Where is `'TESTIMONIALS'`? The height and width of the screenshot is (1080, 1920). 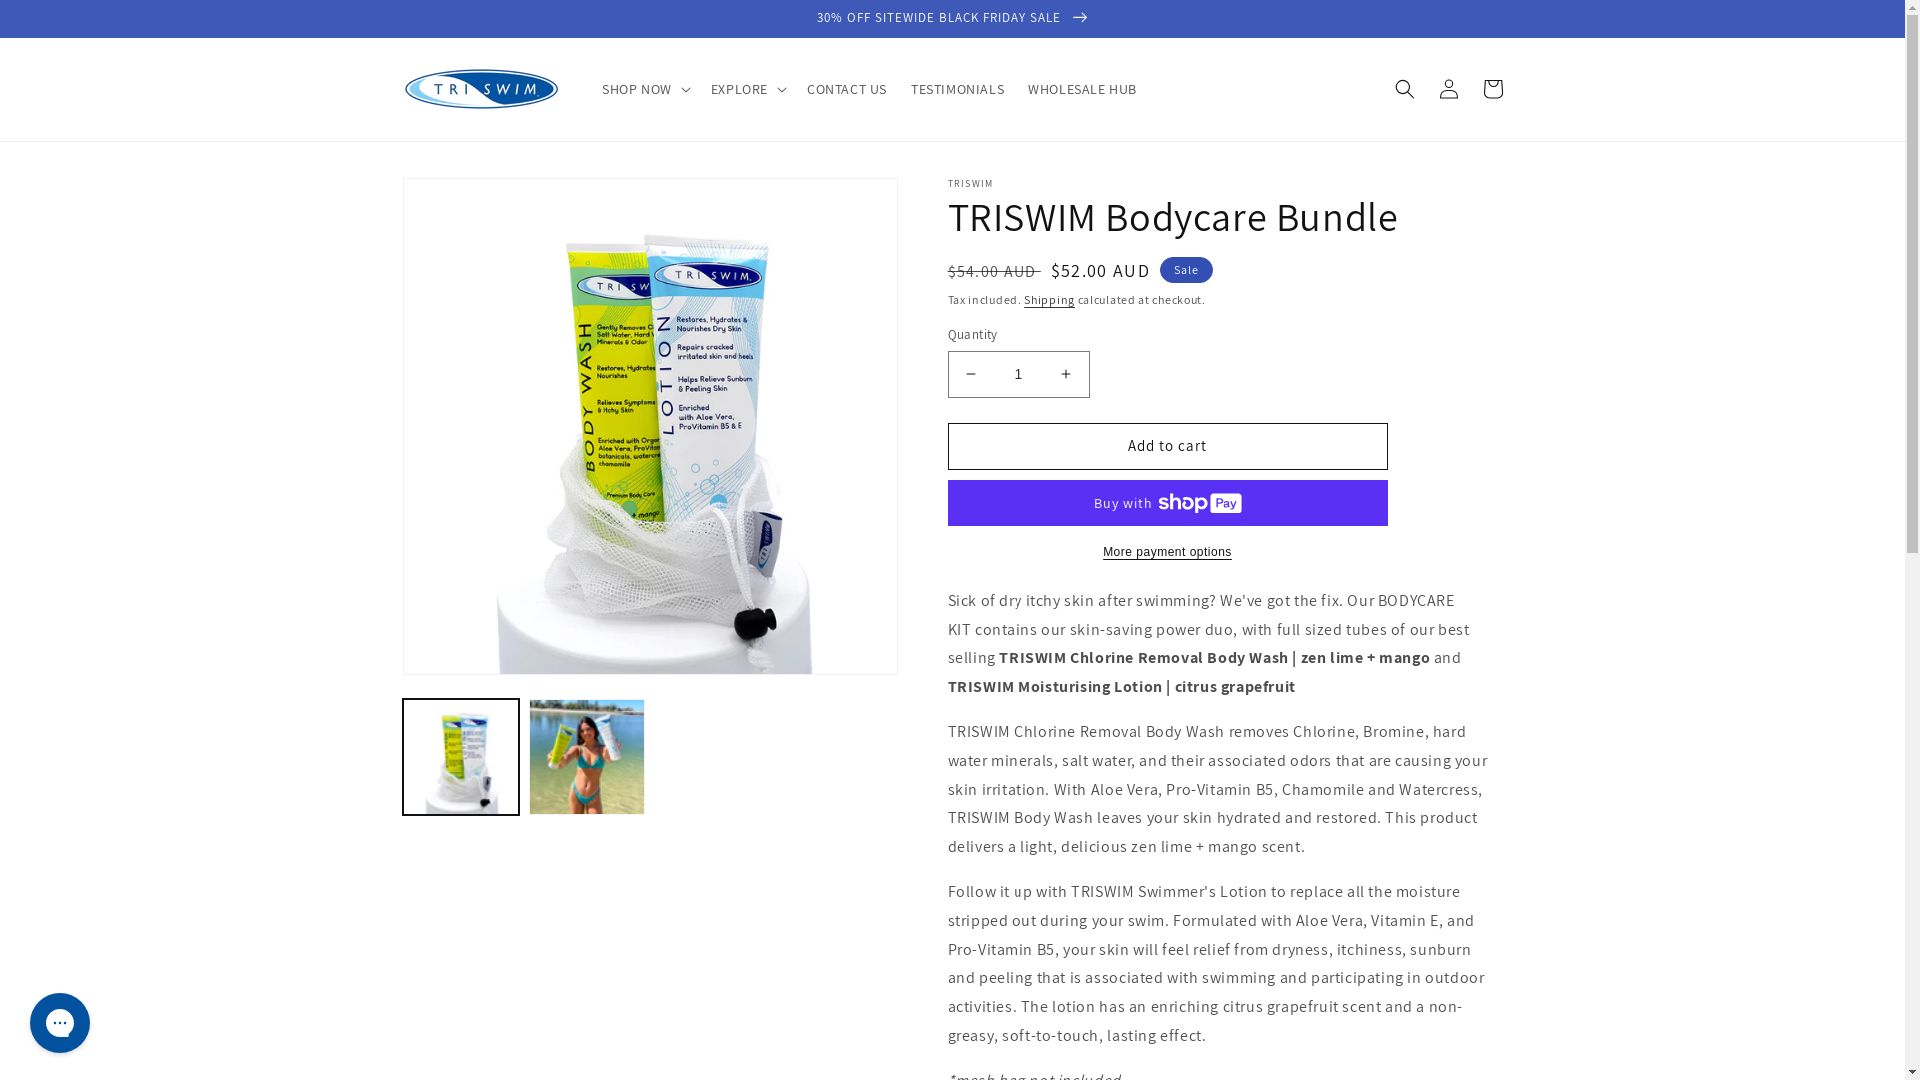
'TESTIMONIALS' is located at coordinates (956, 87).